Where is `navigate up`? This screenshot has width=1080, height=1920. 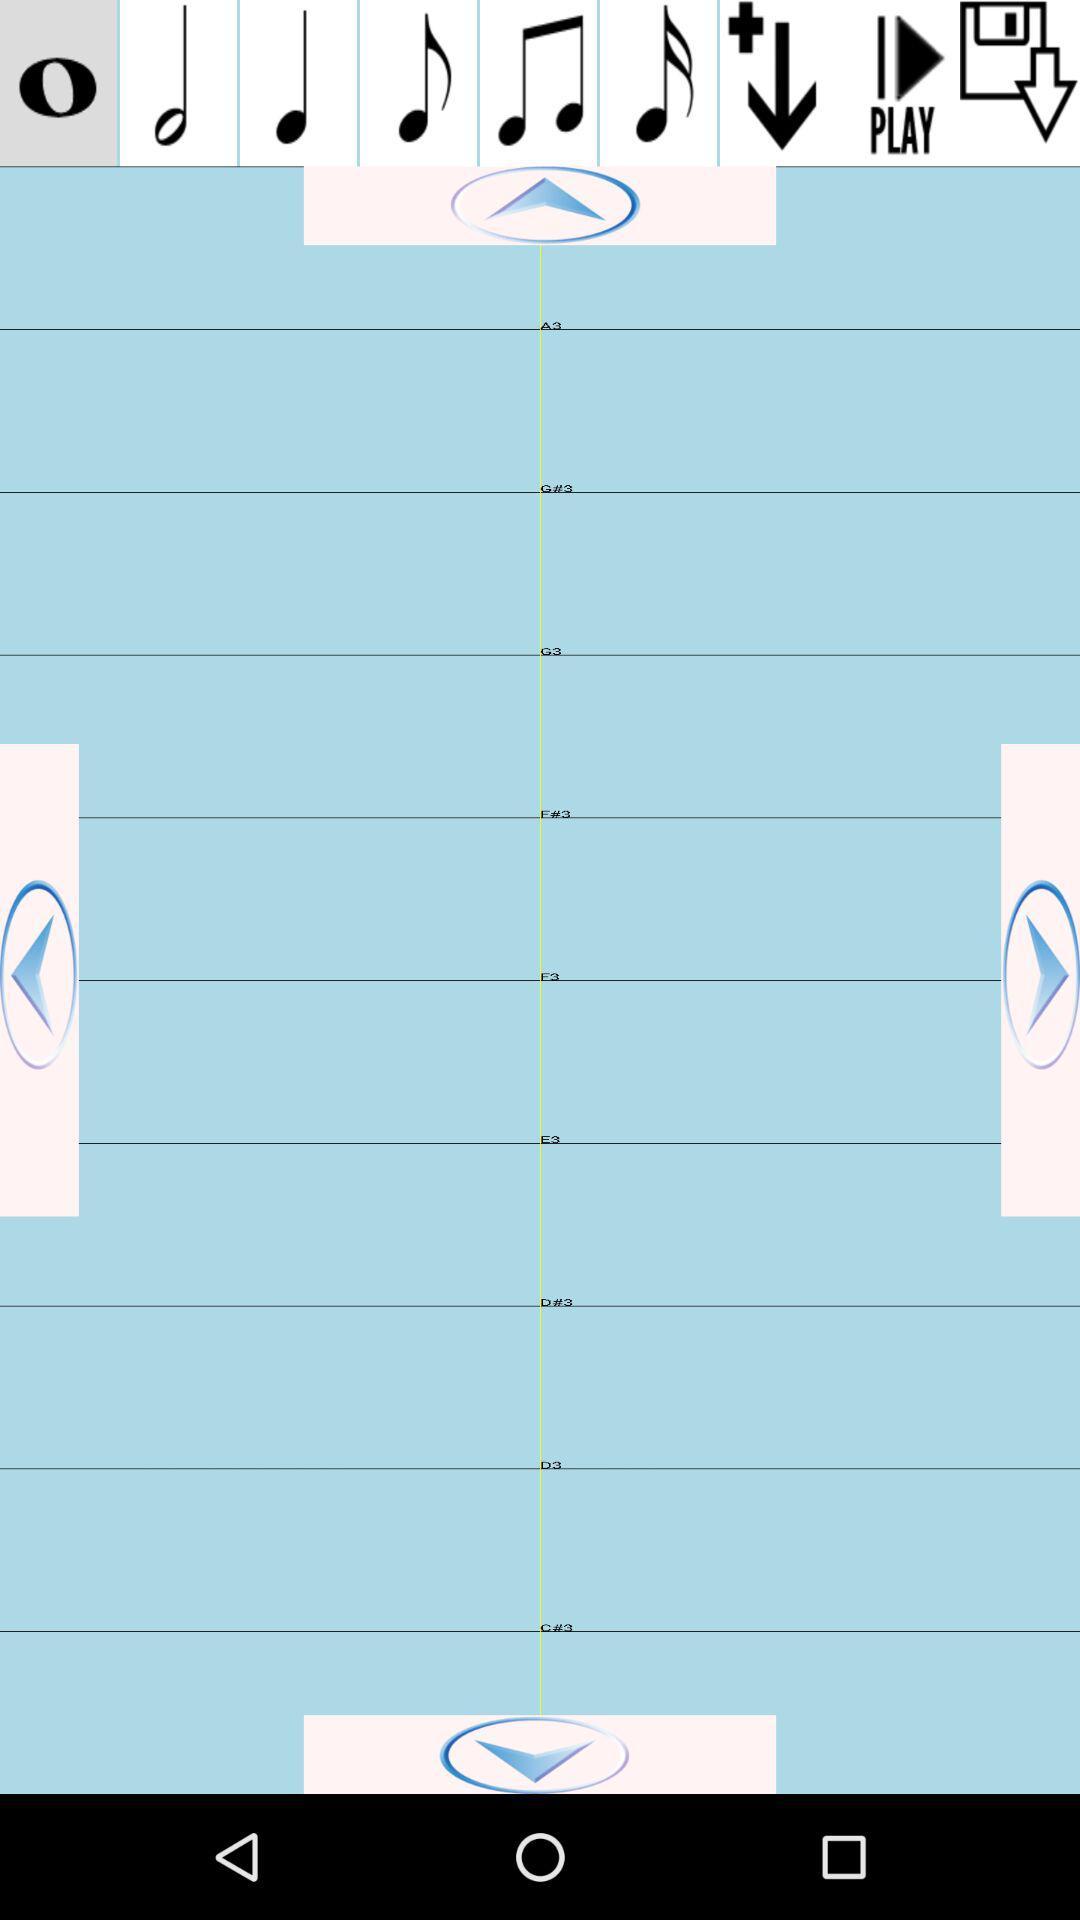 navigate up is located at coordinates (540, 205).